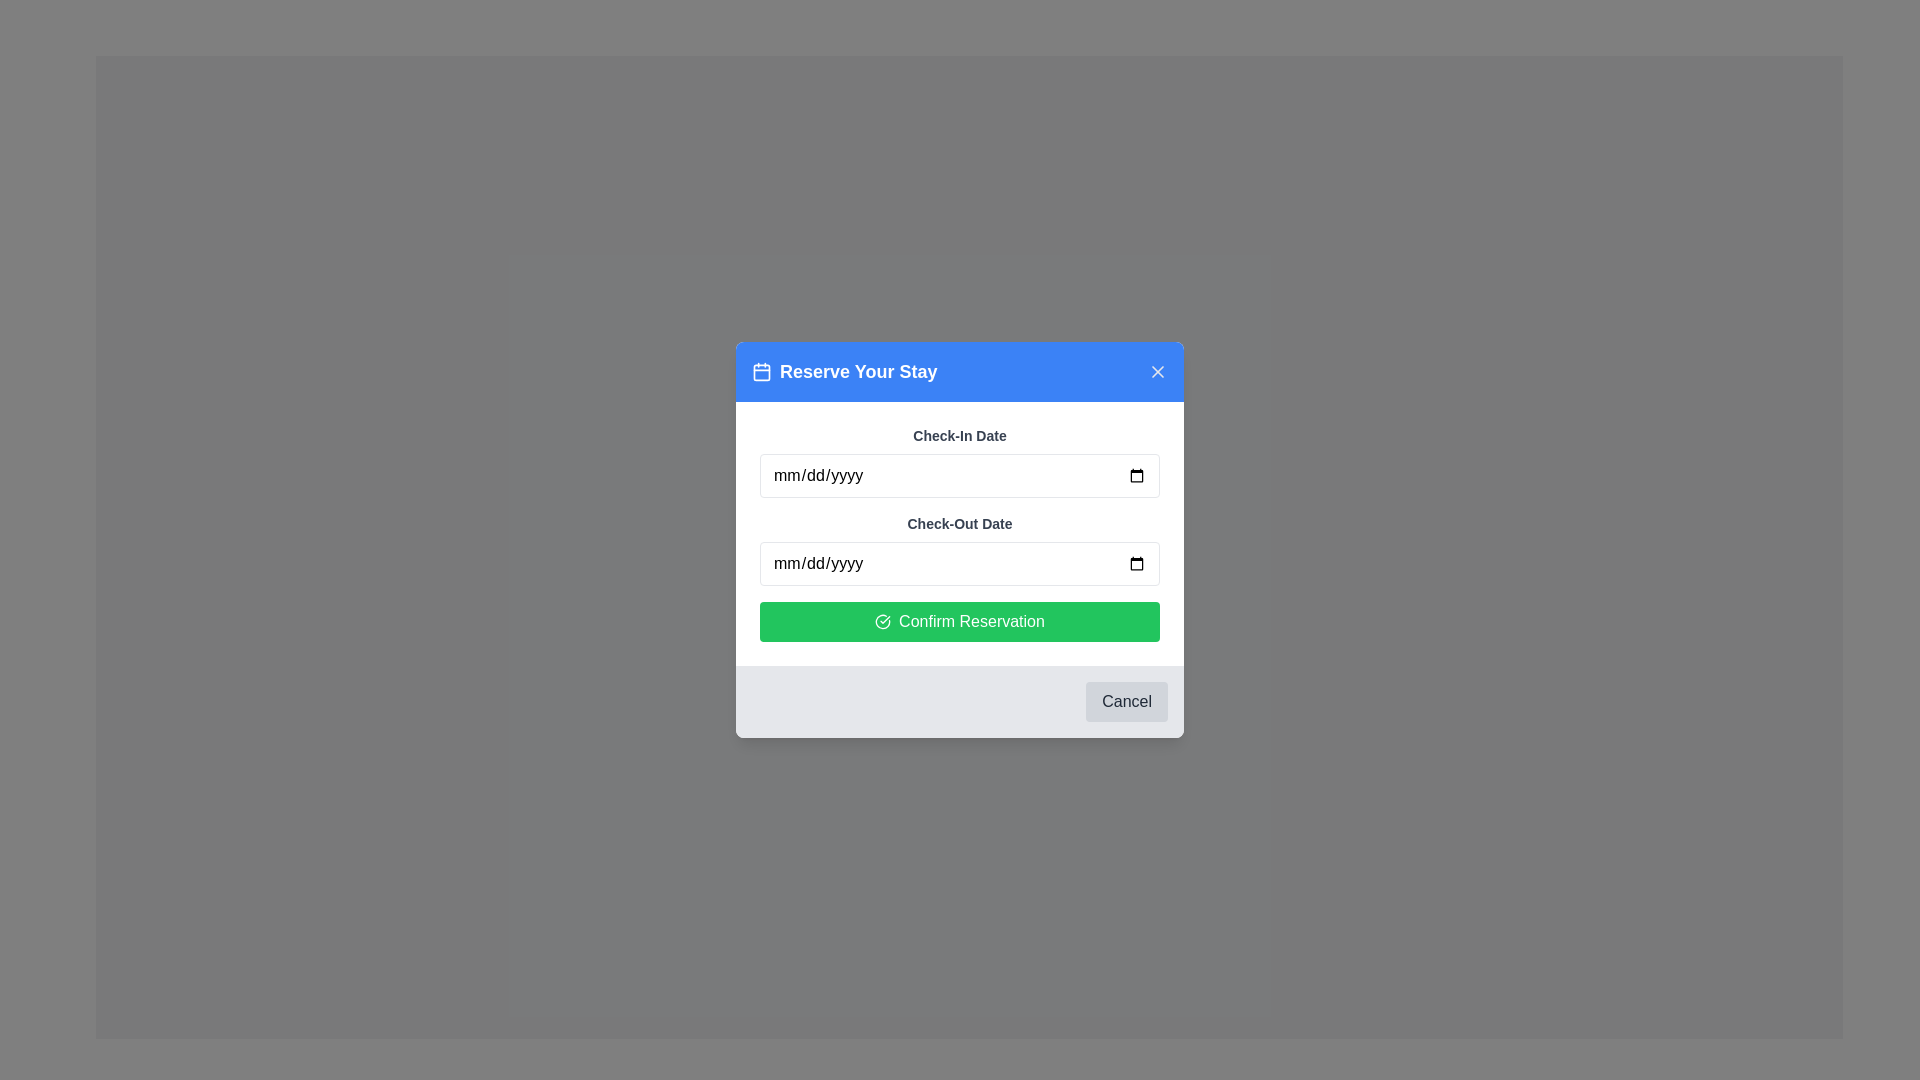 The image size is (1920, 1080). I want to click on the confirm reservation button located at the bottom section of the modal window, directly under the 'Check-In Date' and 'Check-Out Date' fields to proceed with the booking process, so click(960, 620).